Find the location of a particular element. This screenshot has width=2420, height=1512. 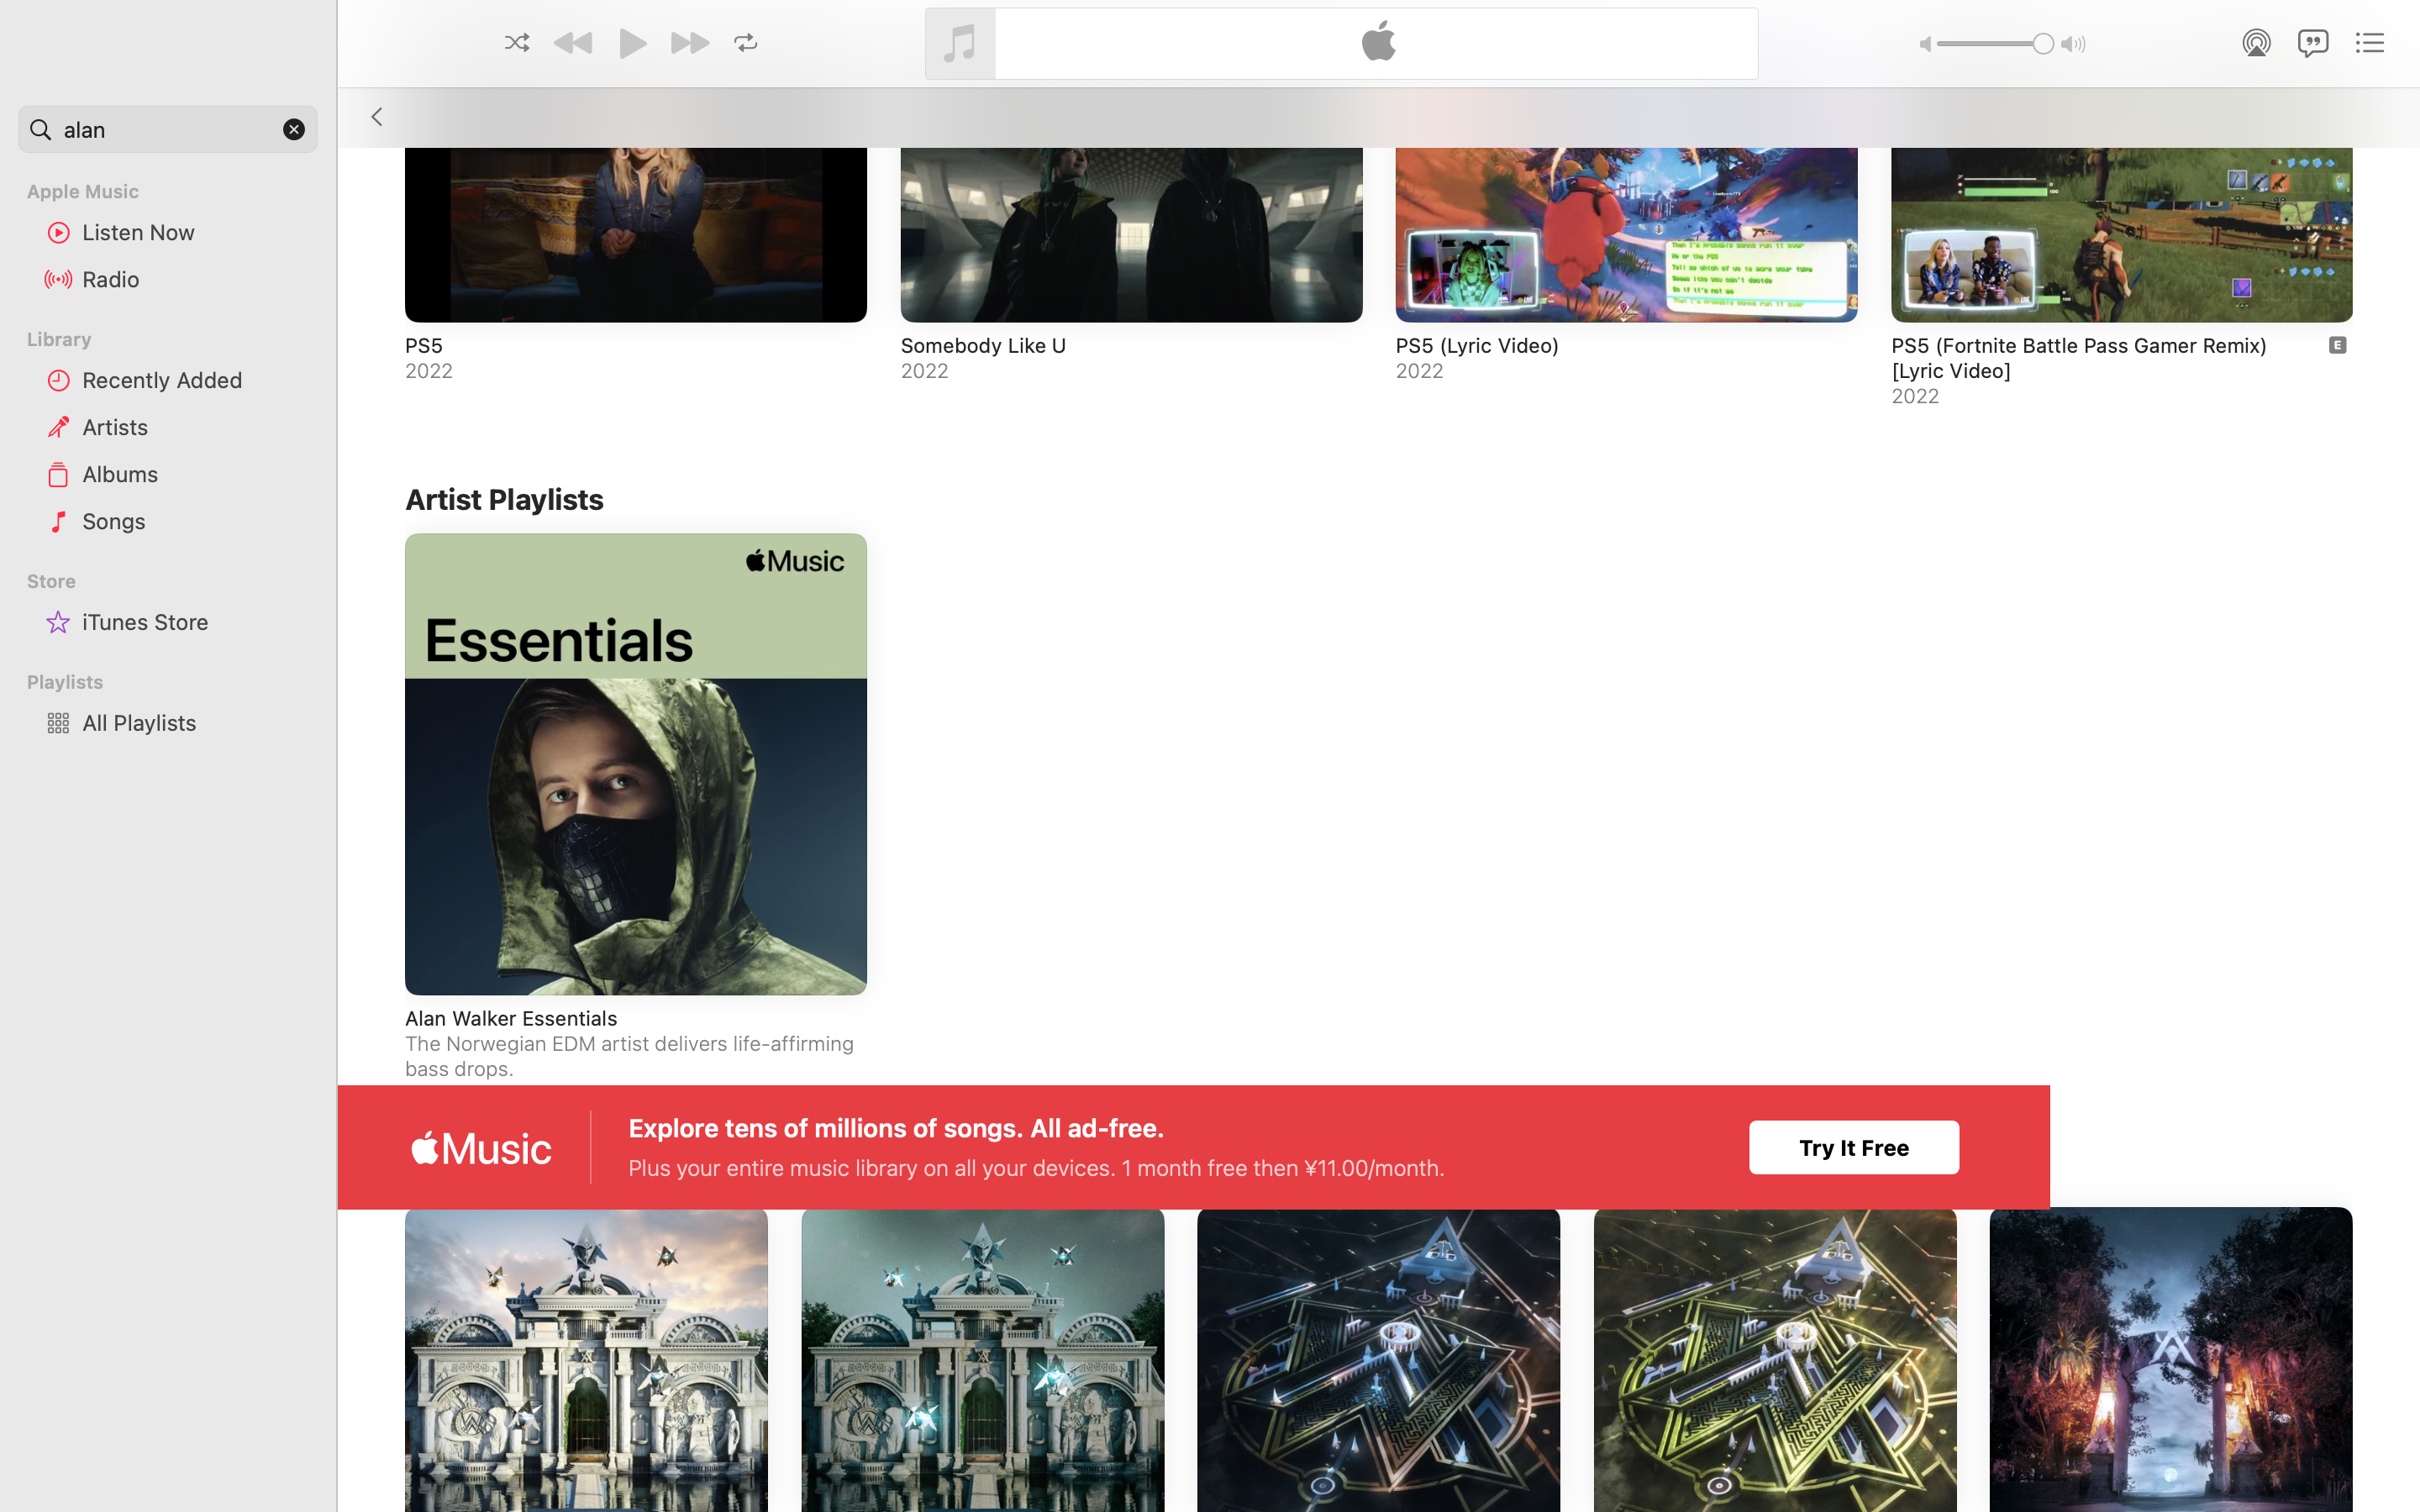

'Recently Added' is located at coordinates (192, 378).